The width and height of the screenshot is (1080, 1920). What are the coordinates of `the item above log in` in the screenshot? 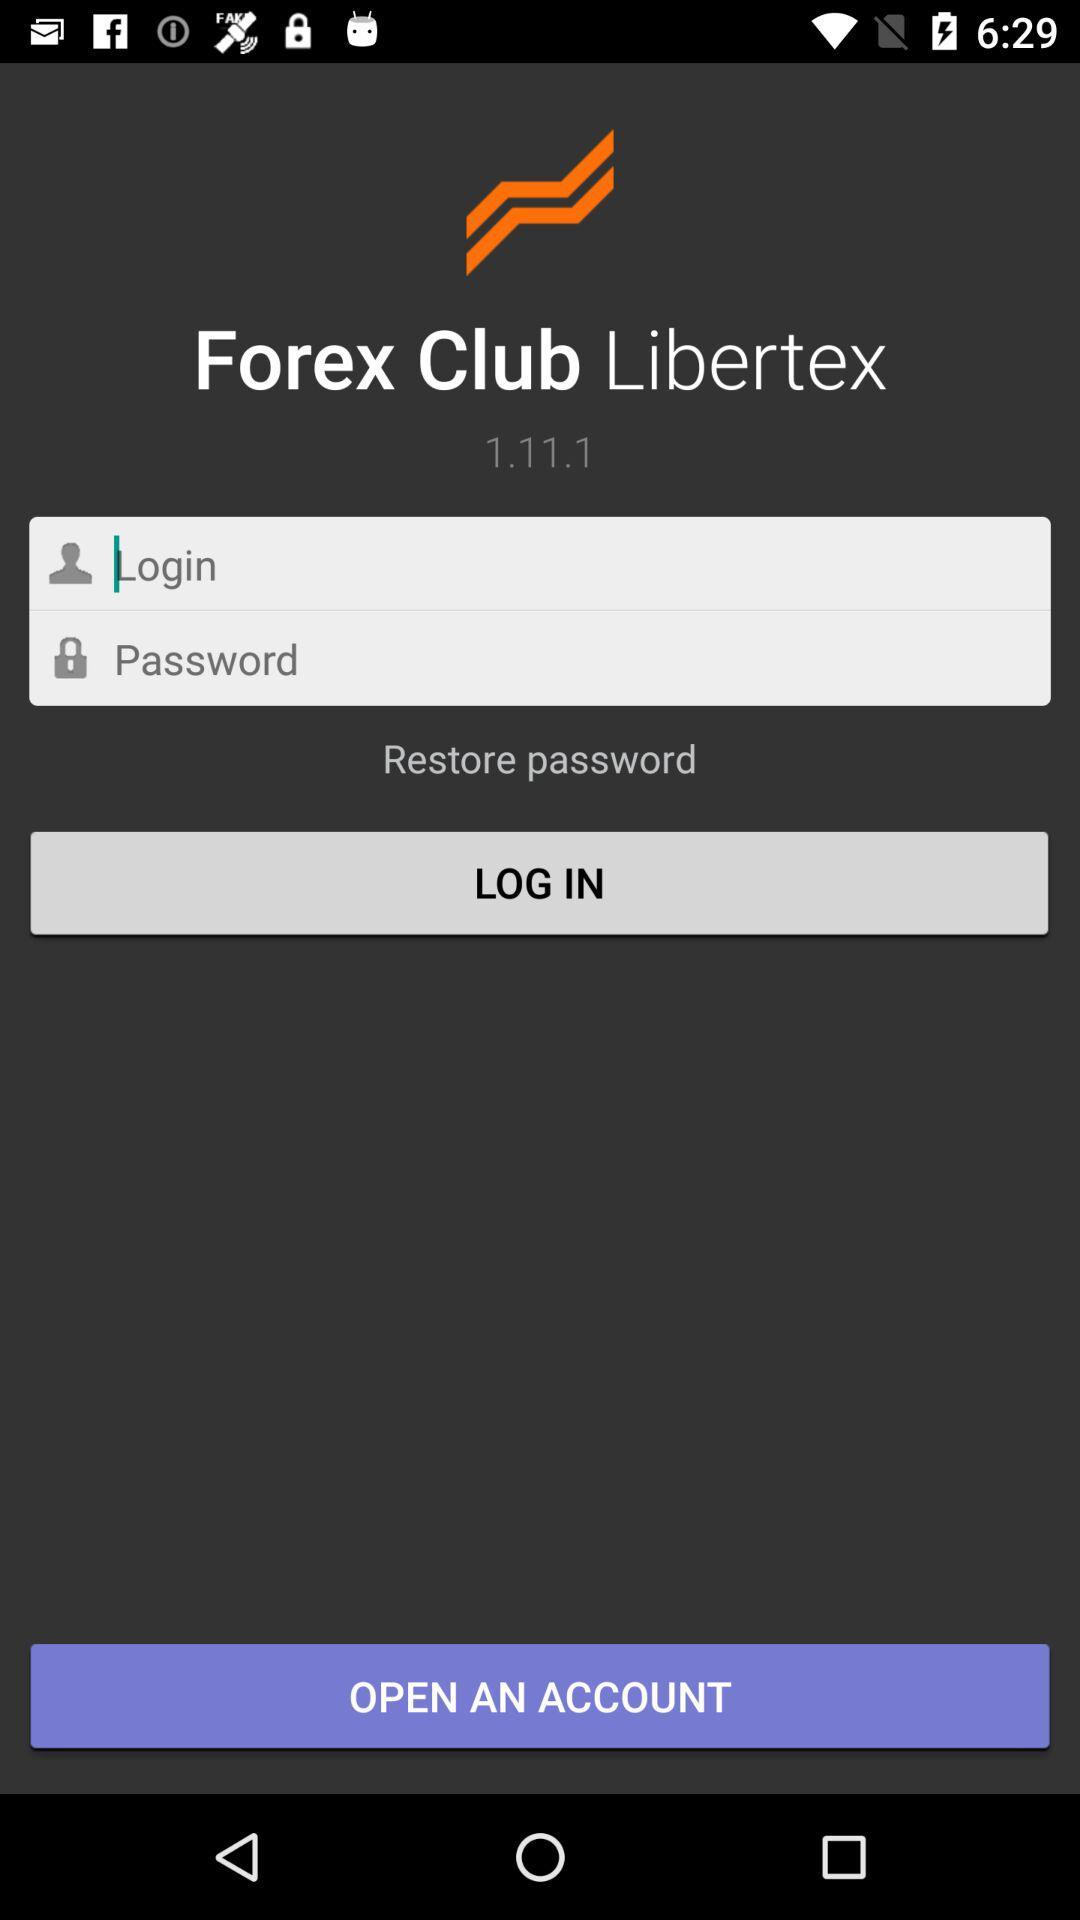 It's located at (538, 767).